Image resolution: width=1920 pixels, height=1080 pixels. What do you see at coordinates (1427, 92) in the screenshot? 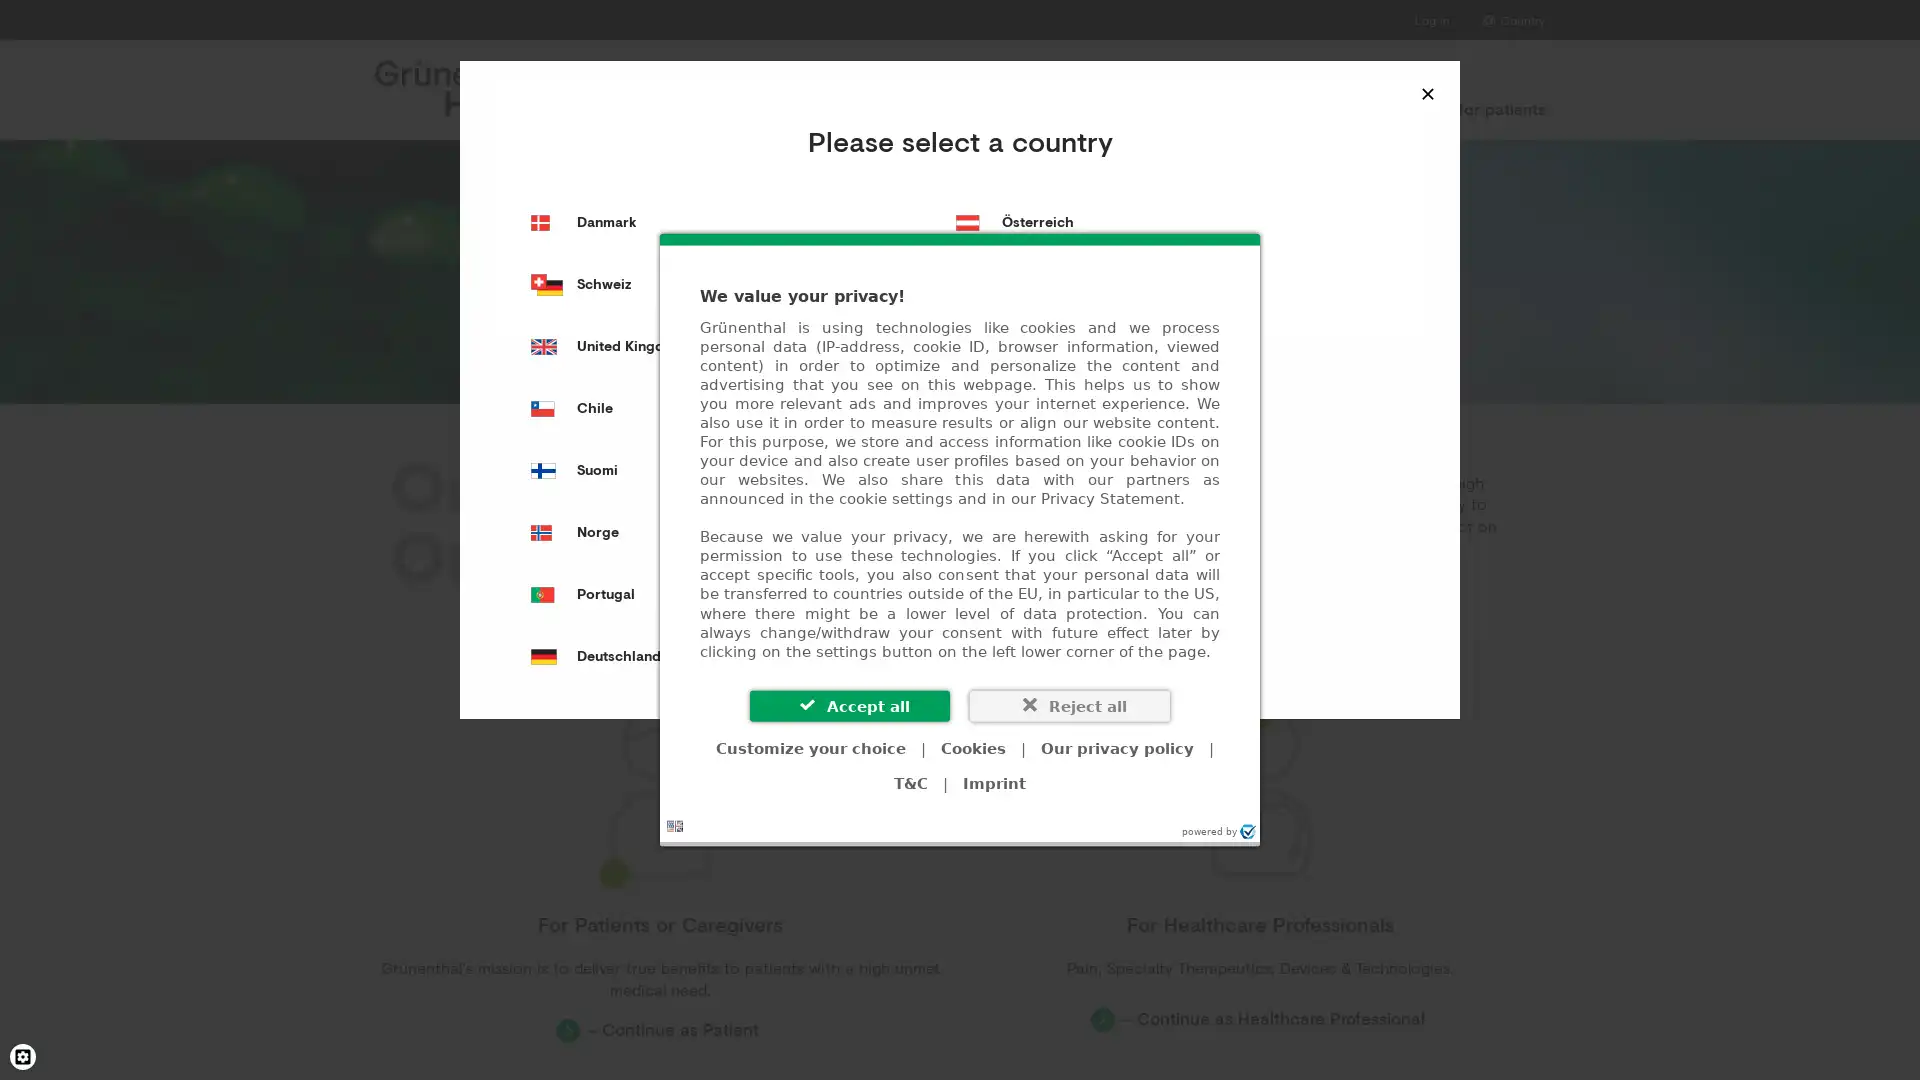
I see `Close reveal` at bounding box center [1427, 92].